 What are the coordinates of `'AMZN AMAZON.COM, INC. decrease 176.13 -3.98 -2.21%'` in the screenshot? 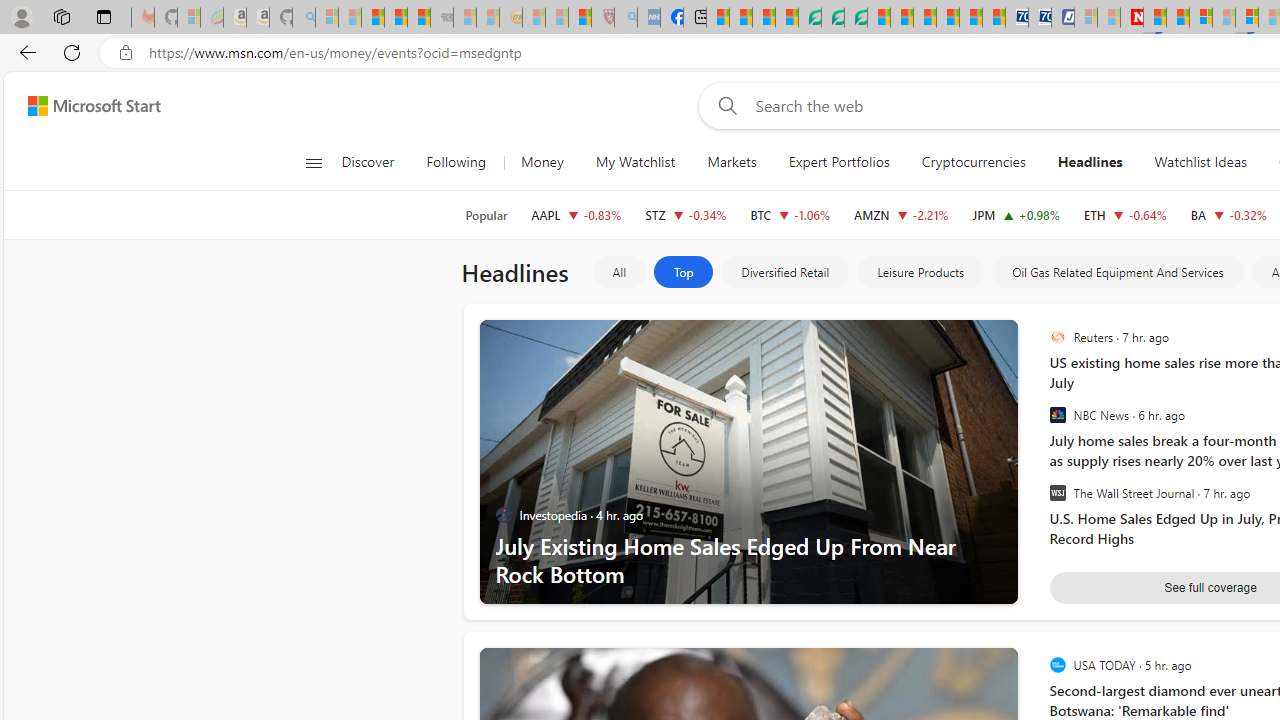 It's located at (900, 214).